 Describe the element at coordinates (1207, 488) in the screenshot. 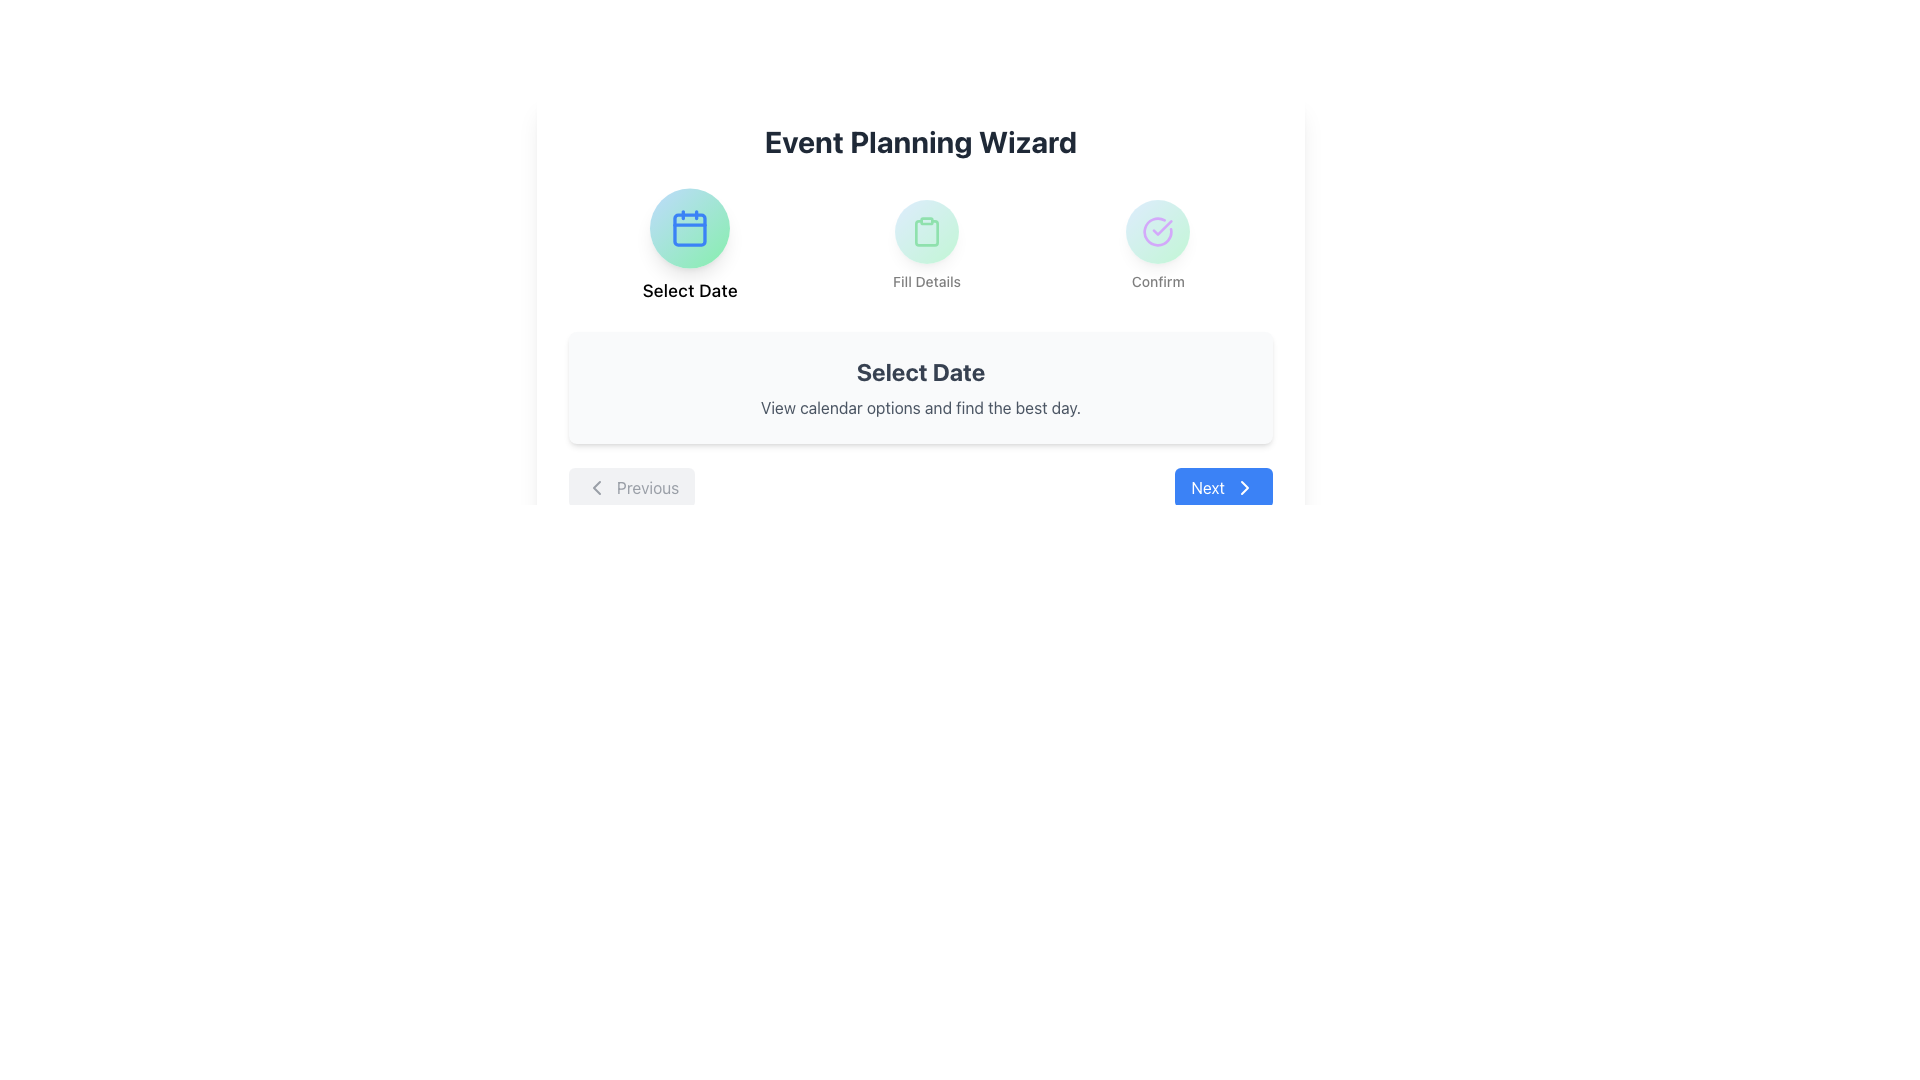

I see `the 'Next' text label, which is styled in white with medium font weight and positioned to the left of a chevron icon, near the bottom-right corner of the interface` at that location.